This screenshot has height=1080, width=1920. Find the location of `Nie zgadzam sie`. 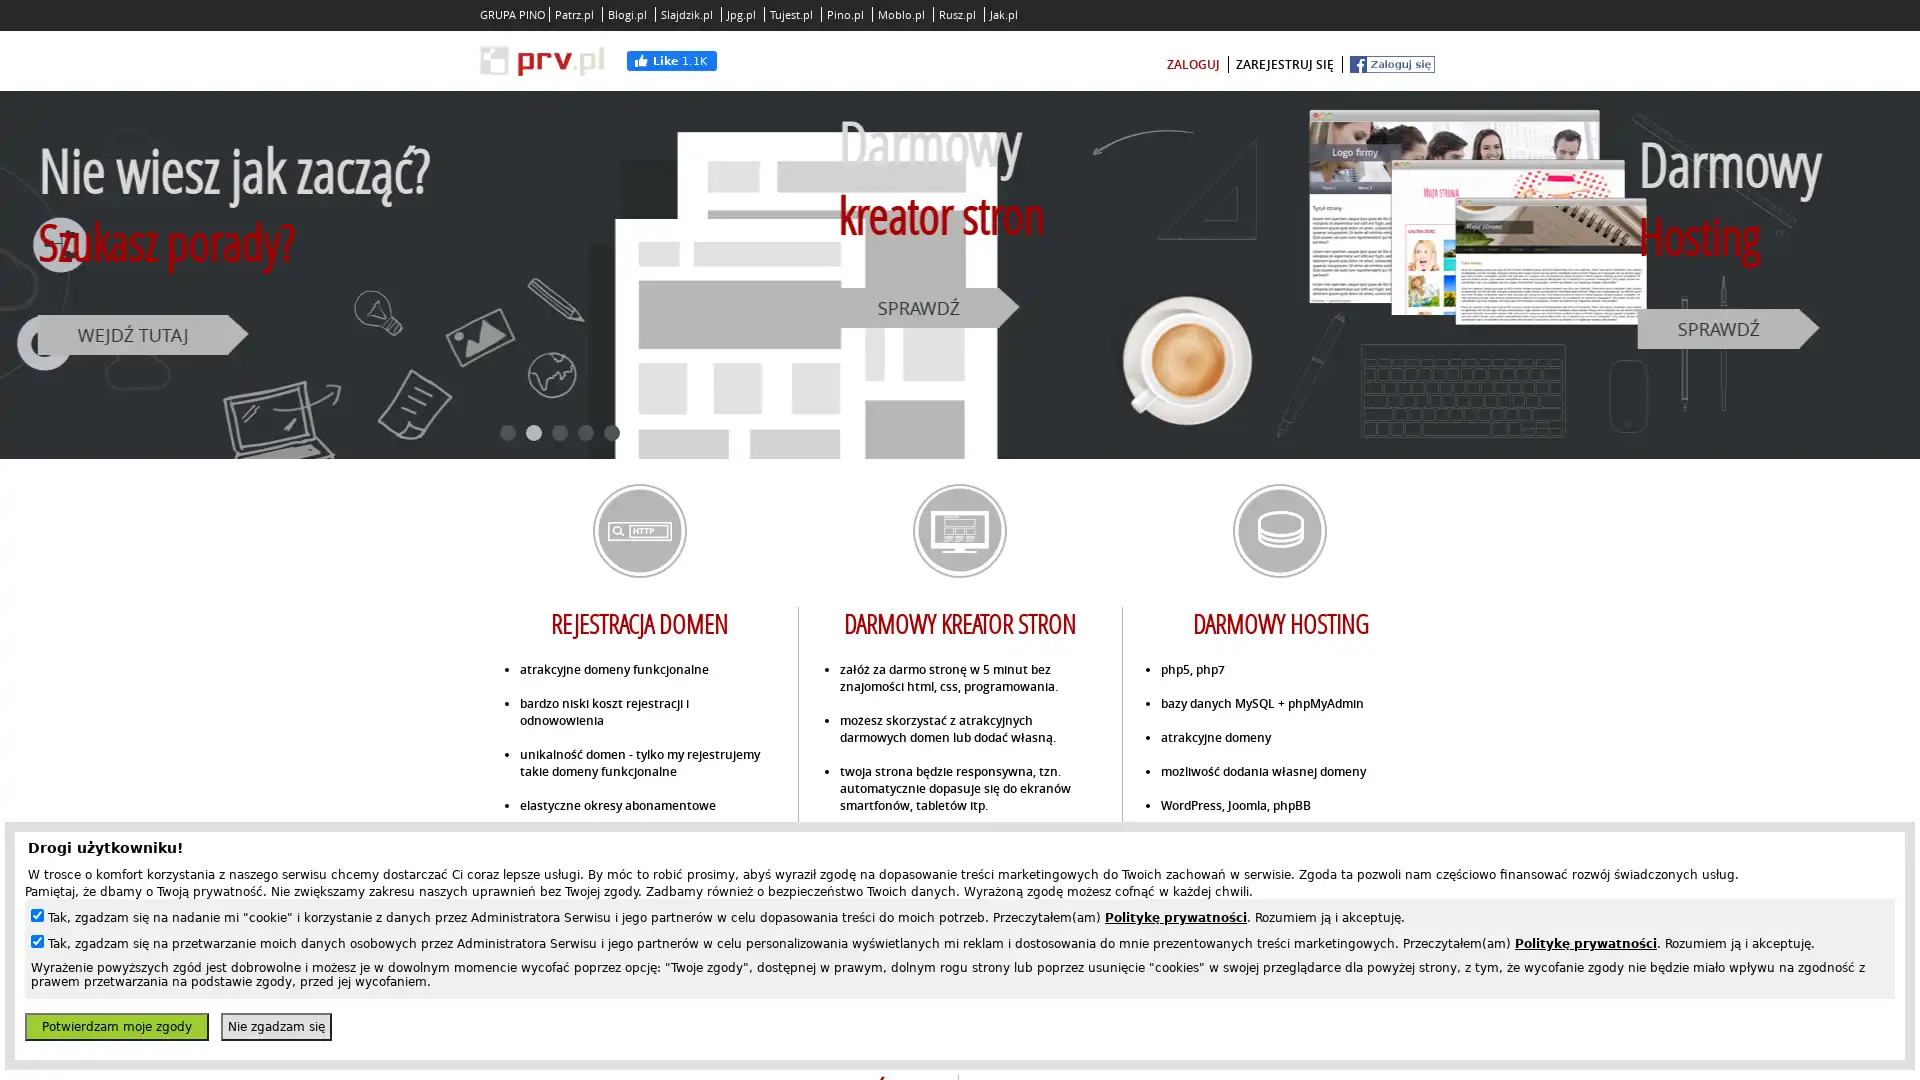

Nie zgadzam sie is located at coordinates (275, 1026).